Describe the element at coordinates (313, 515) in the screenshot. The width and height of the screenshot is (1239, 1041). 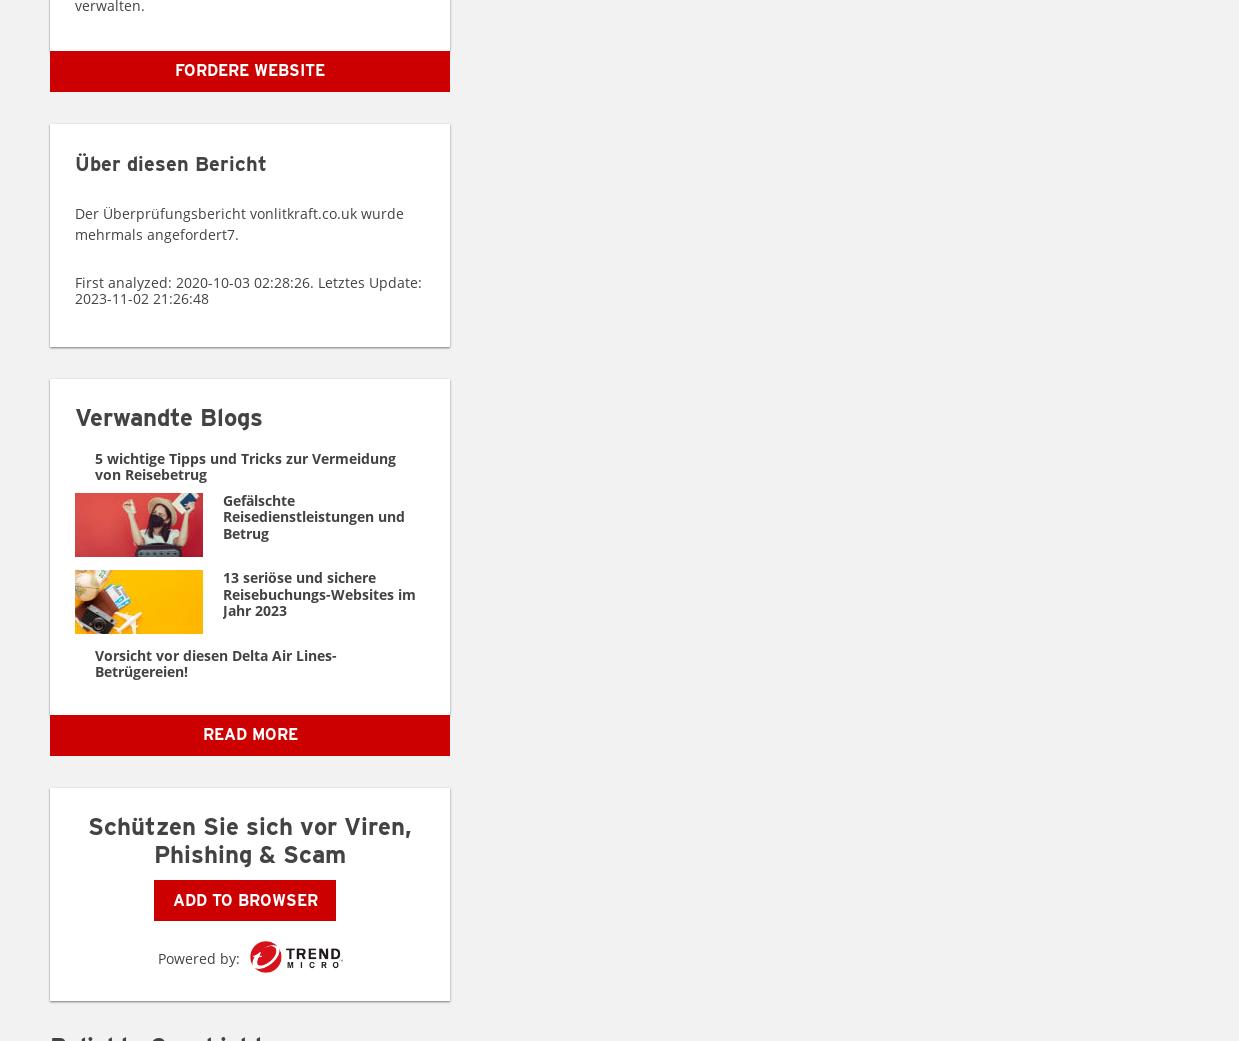
I see `'Gefälschte Reisedienstleistungen und Betrug'` at that location.